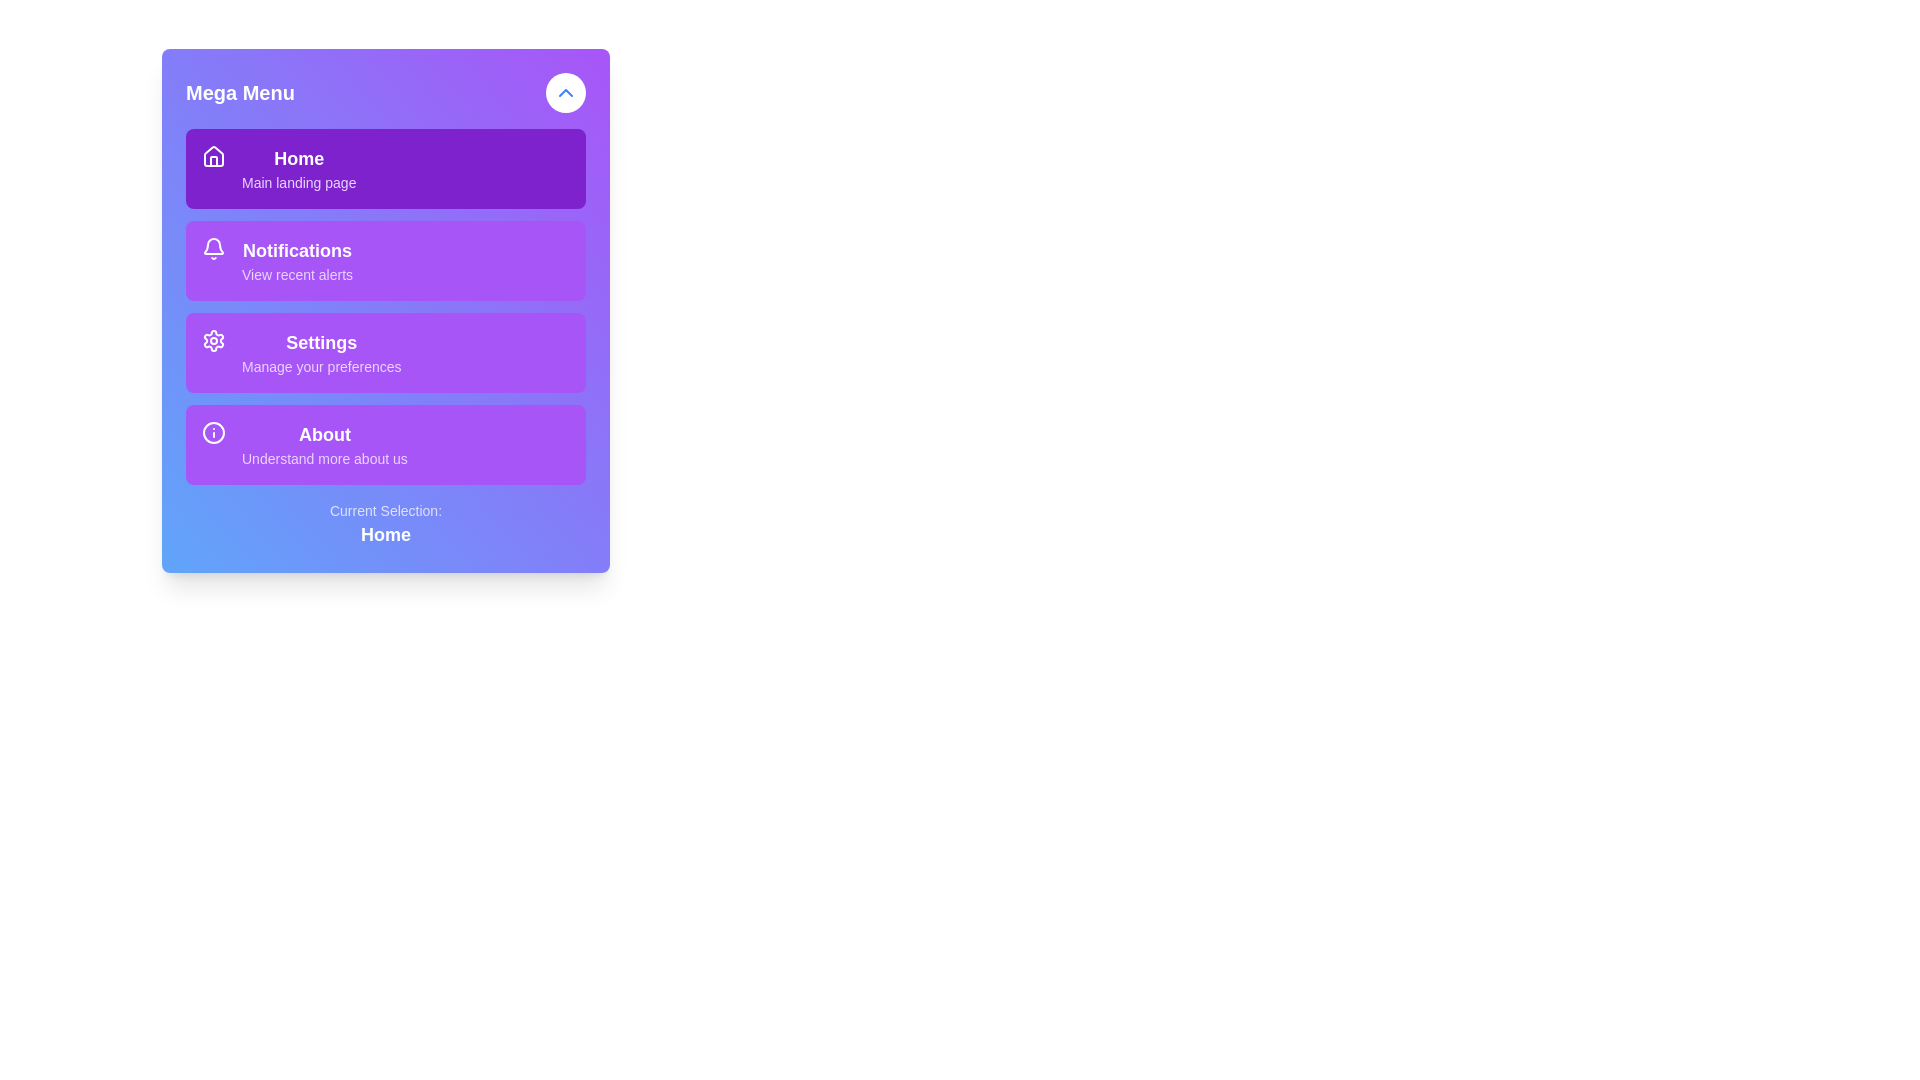 This screenshot has height=1080, width=1920. What do you see at coordinates (214, 339) in the screenshot?
I see `the gear-like icon representing settings in the Mega Menu list, which is visually aligned with options like 'Home', 'Notifications', and 'About'` at bounding box center [214, 339].